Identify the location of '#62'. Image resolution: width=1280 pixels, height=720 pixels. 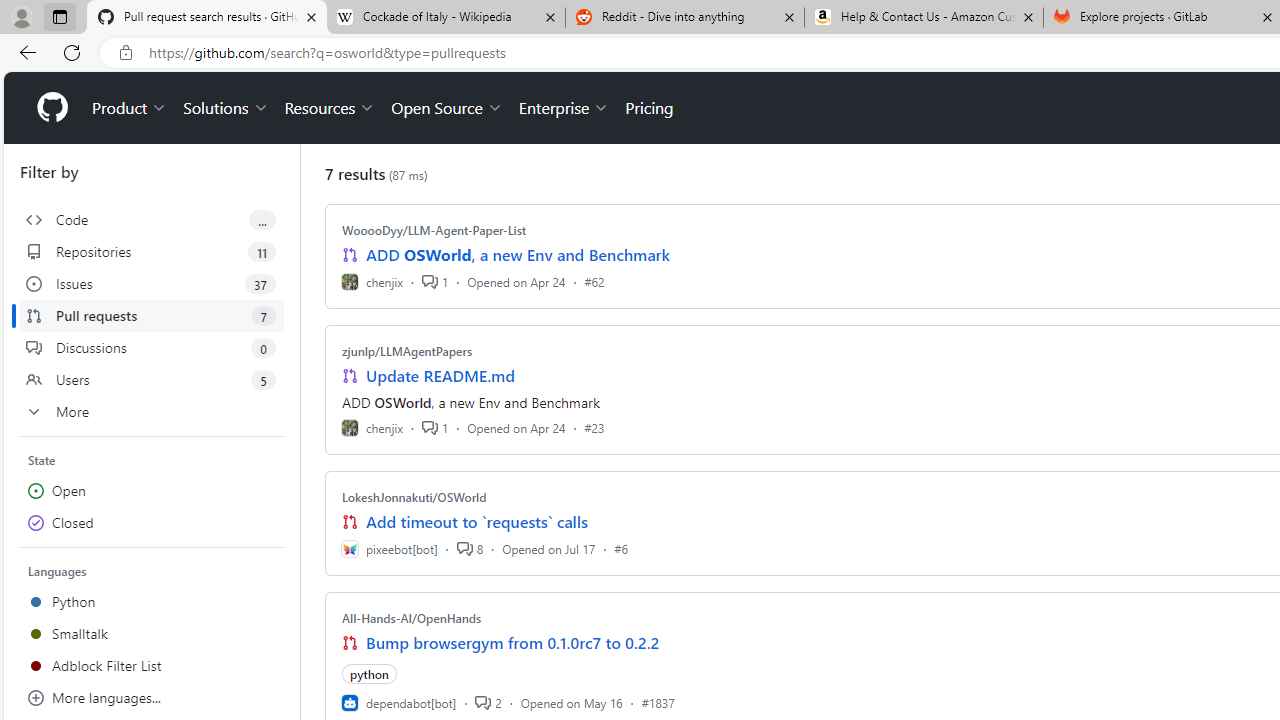
(593, 281).